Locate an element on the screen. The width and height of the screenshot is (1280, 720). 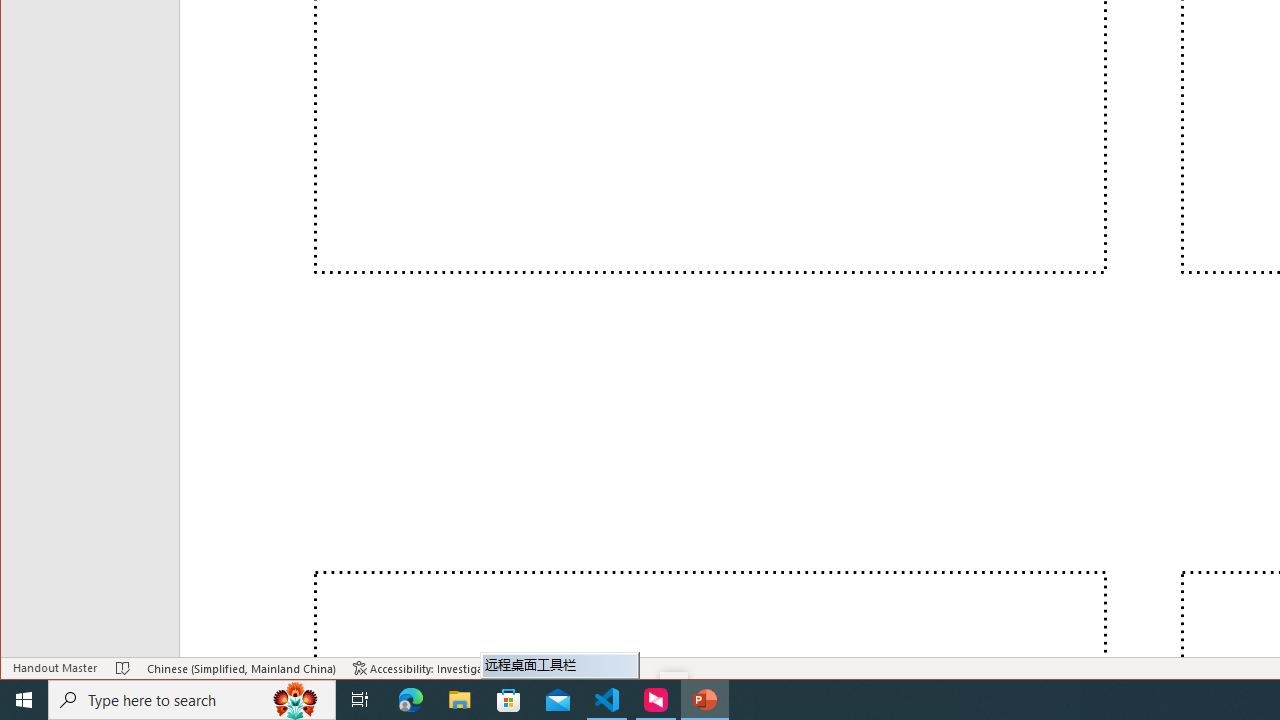
'File Explorer' is located at coordinates (459, 698).